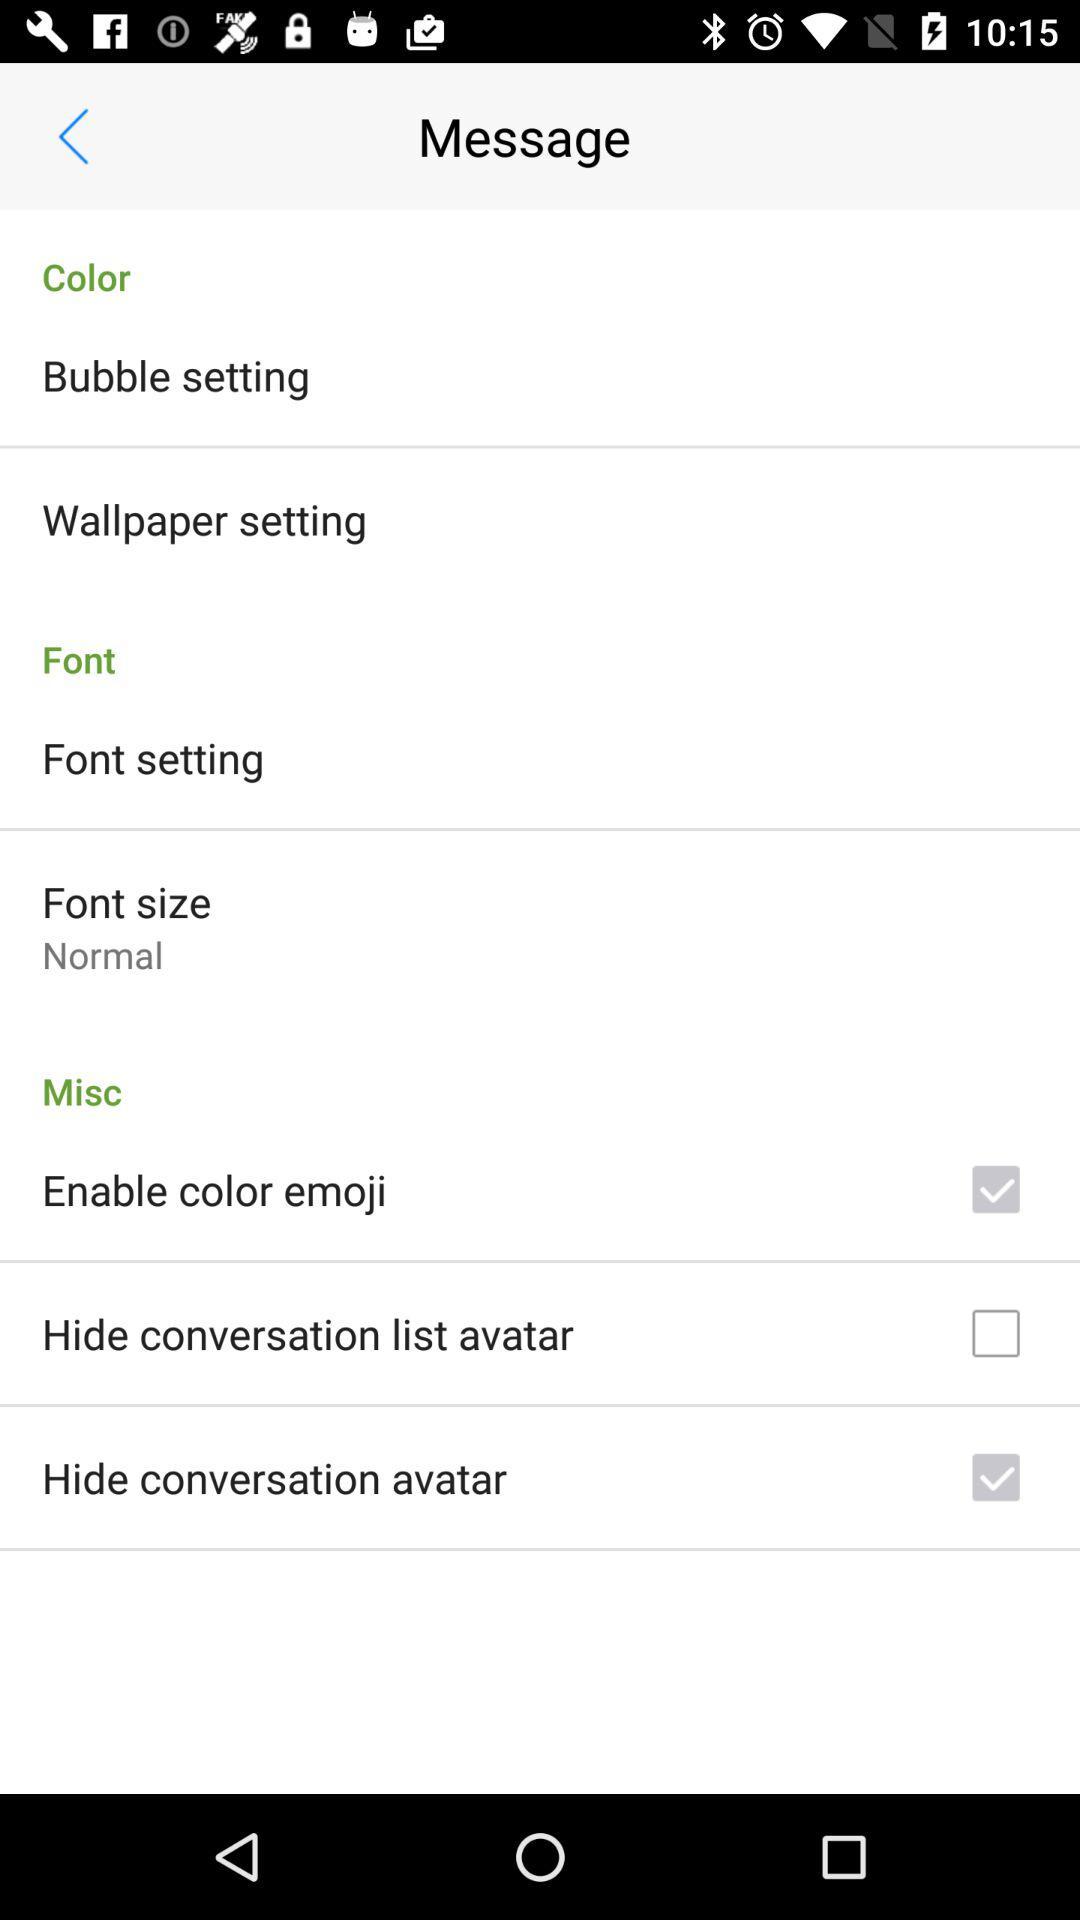  What do you see at coordinates (102, 953) in the screenshot?
I see `normal icon` at bounding box center [102, 953].